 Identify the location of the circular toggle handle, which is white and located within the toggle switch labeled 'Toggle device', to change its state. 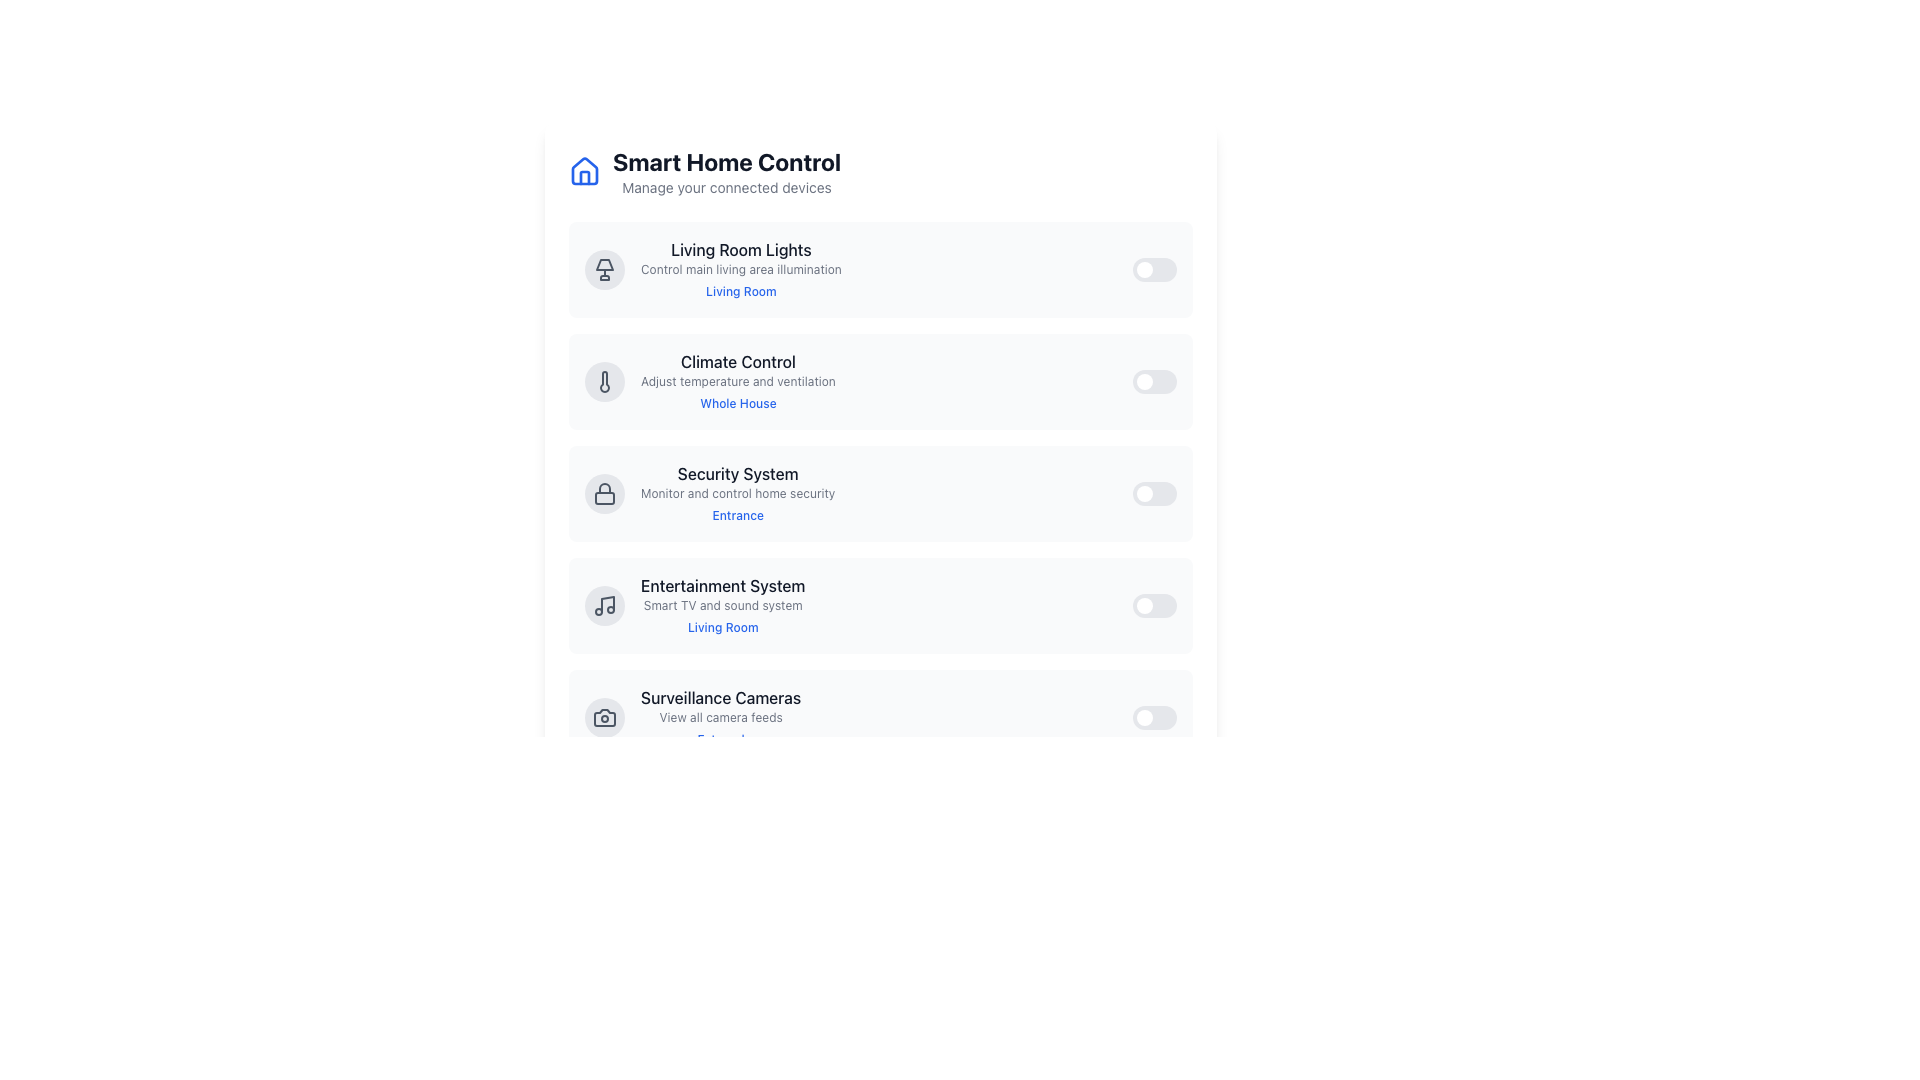
(1145, 716).